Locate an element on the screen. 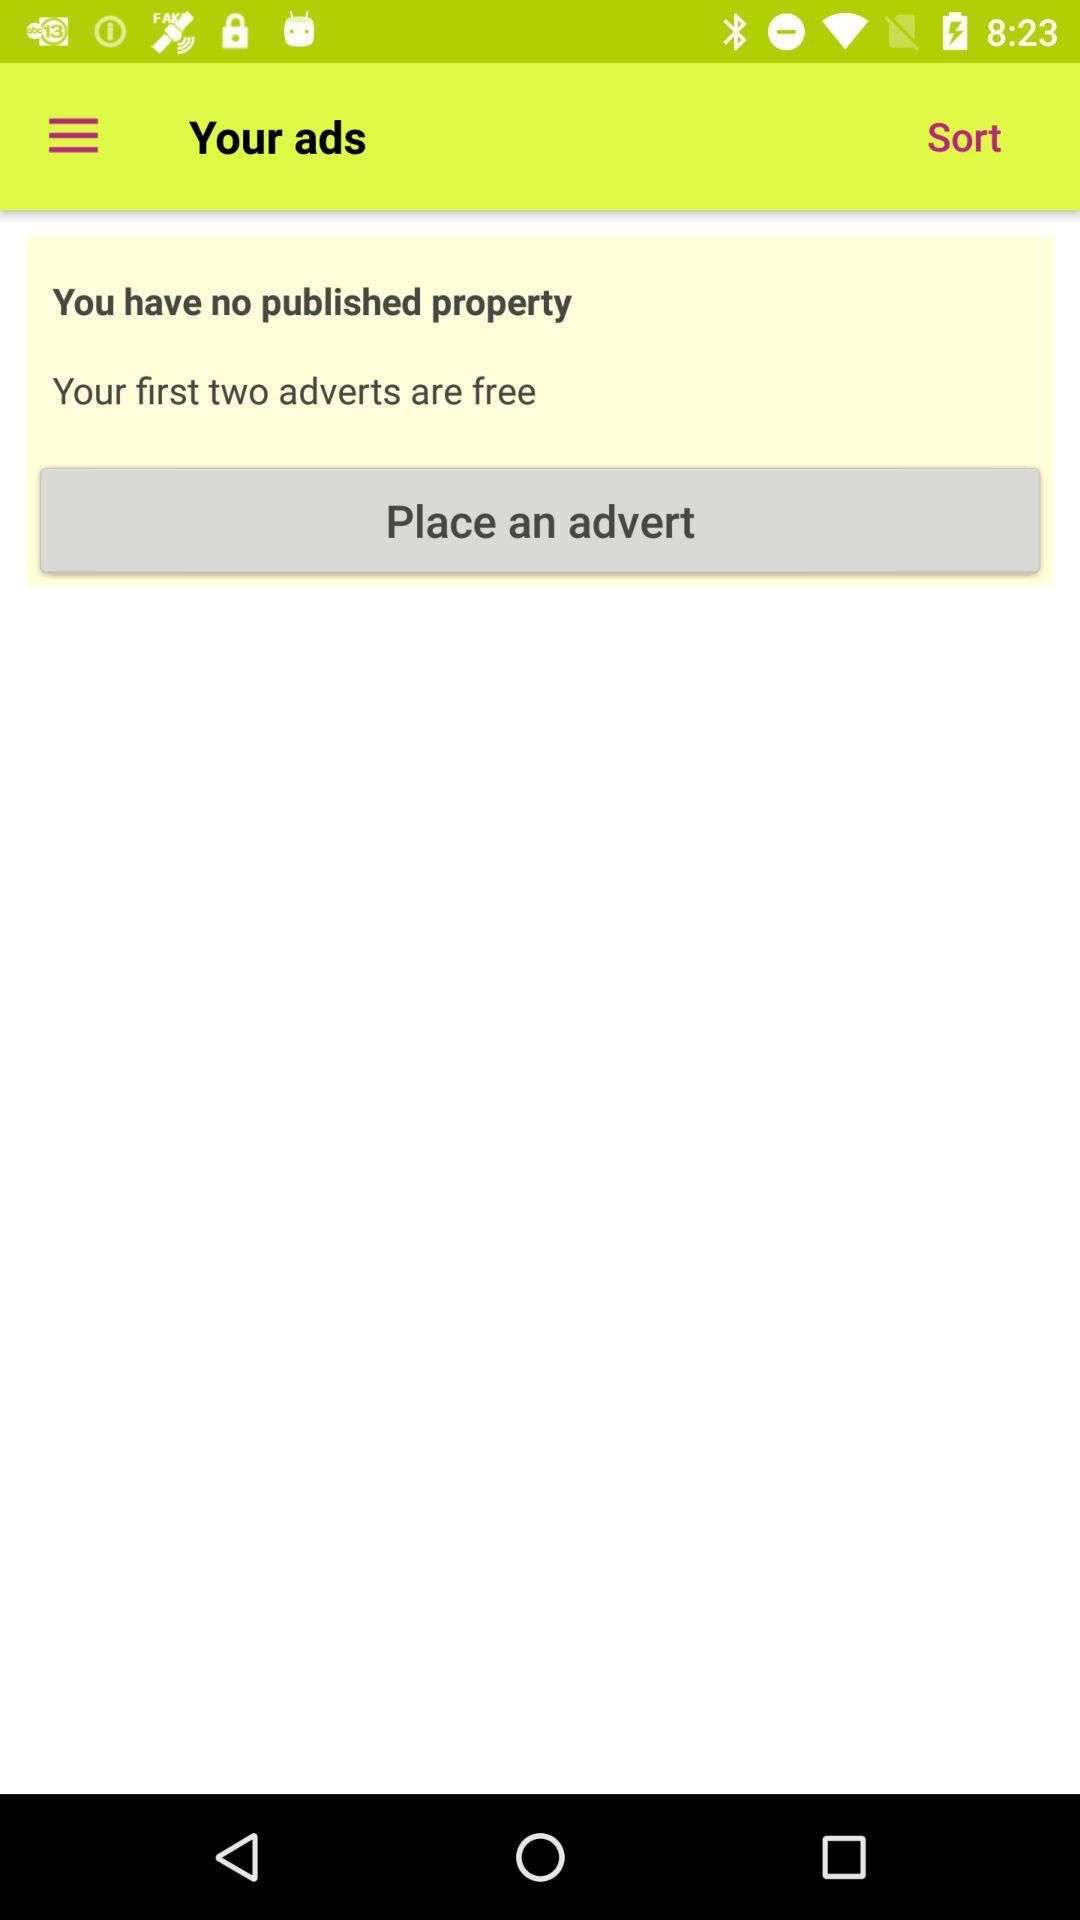 Image resolution: width=1080 pixels, height=1920 pixels. the icon above you have no is located at coordinates (72, 135).